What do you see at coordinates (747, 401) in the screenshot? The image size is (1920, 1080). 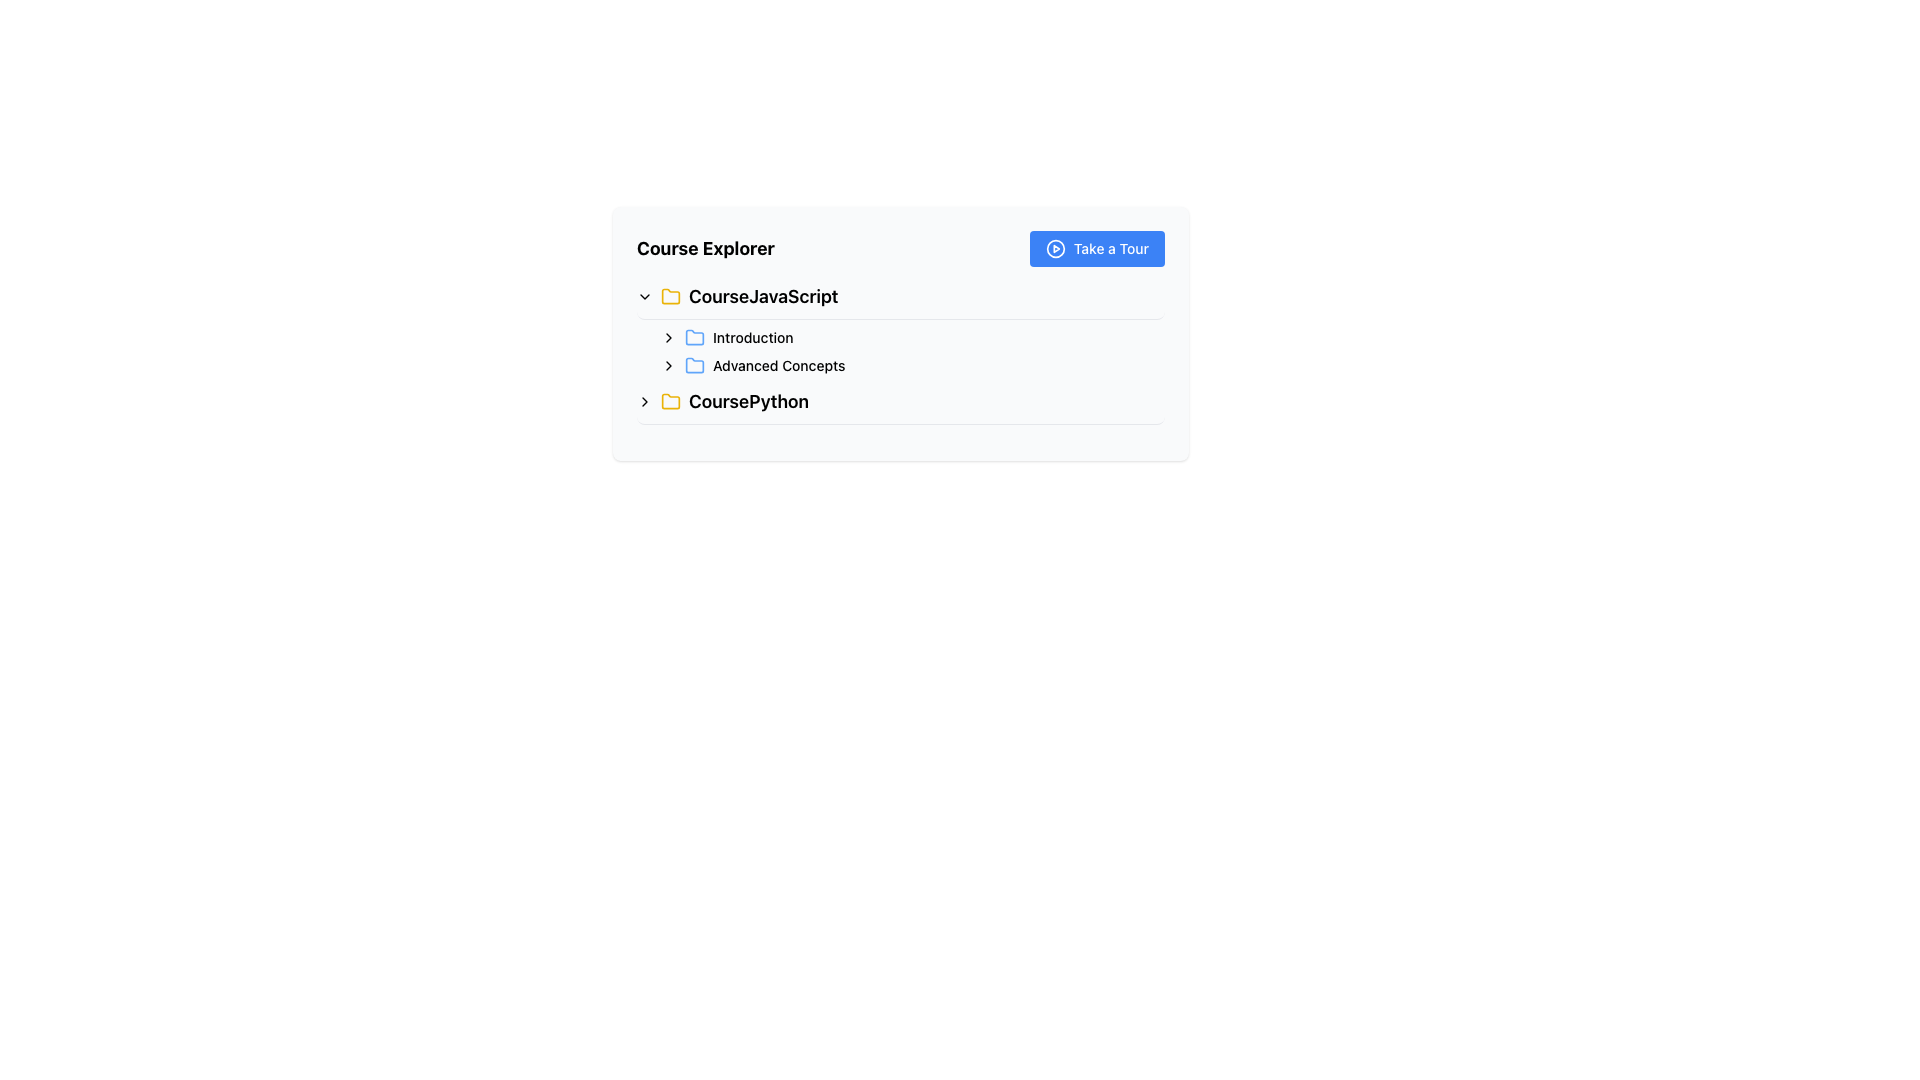 I see `the clickable text label for the 'CoursePython' folder, which is located to the right of the yellow folder icon and aligns with the chevron icon pointing right` at bounding box center [747, 401].